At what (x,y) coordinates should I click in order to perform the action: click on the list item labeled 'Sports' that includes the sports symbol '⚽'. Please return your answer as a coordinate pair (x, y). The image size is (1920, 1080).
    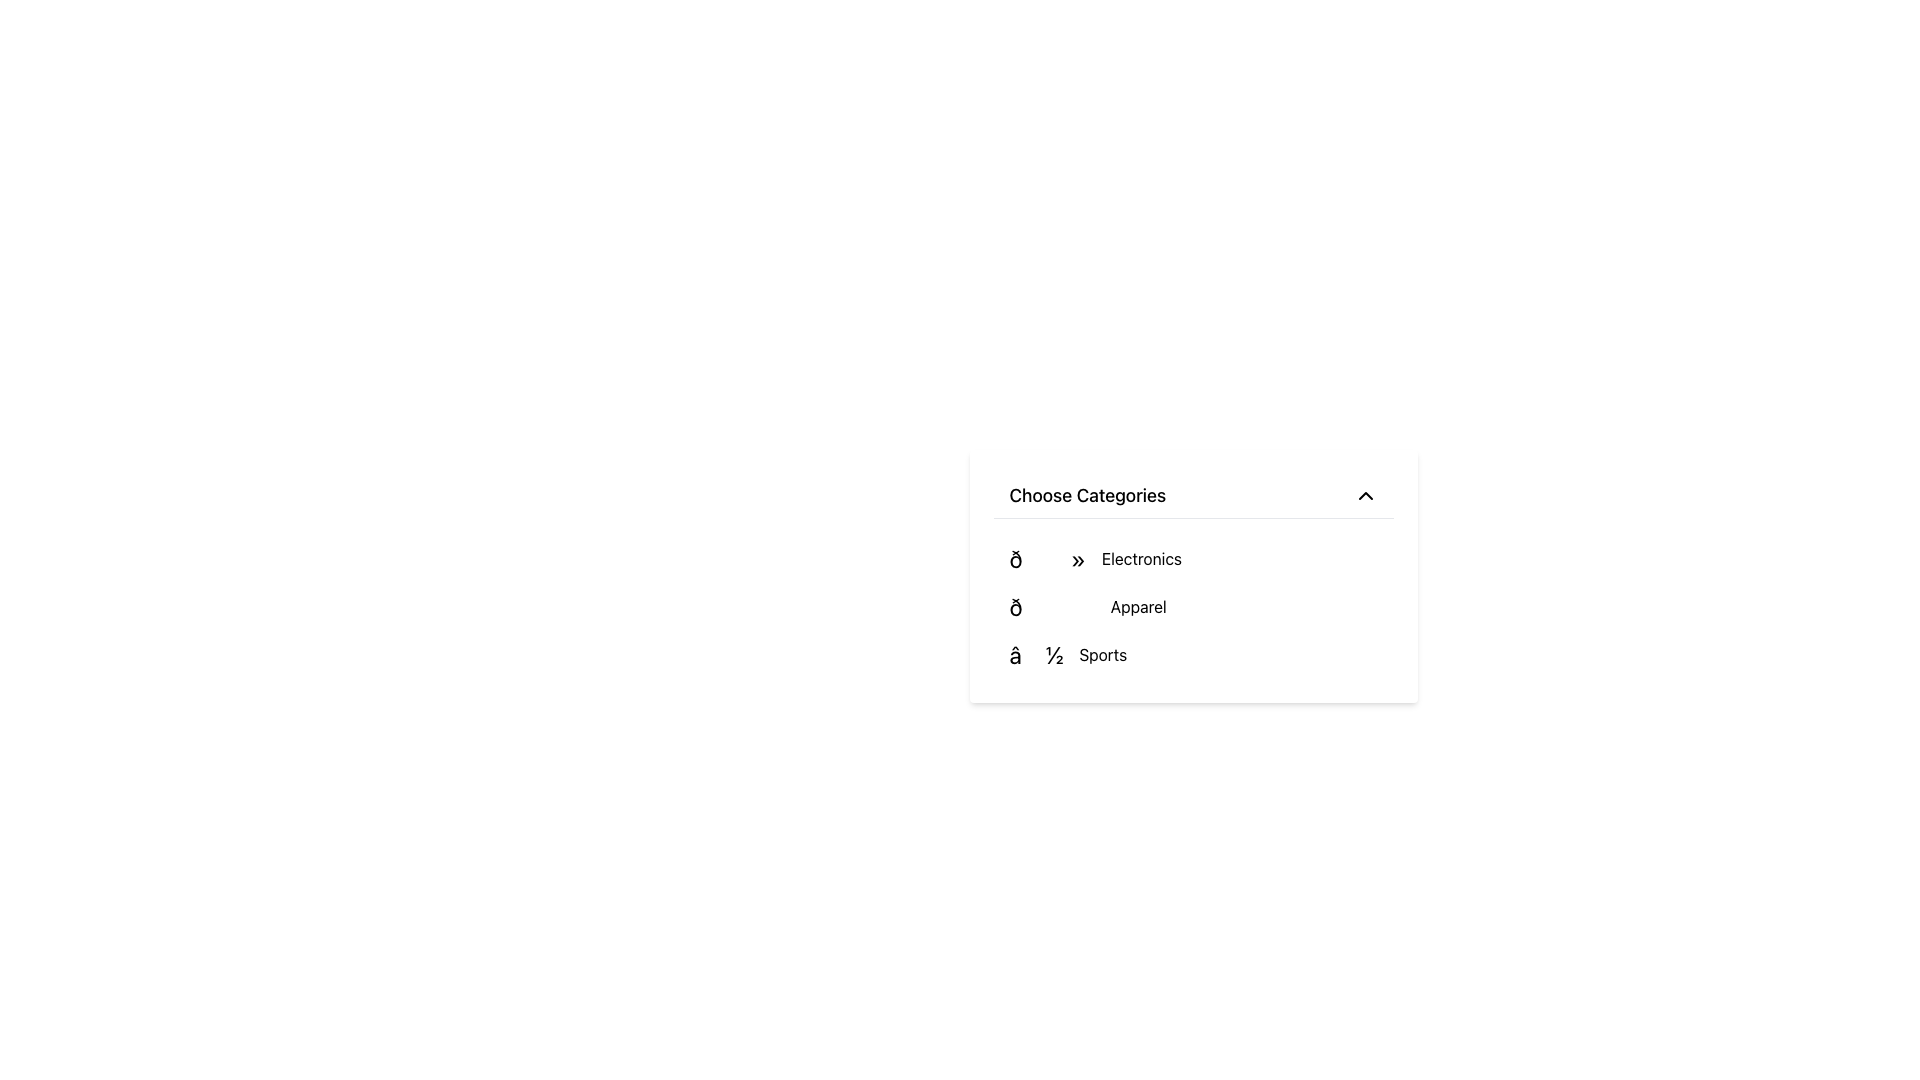
    Looking at the image, I should click on (1193, 655).